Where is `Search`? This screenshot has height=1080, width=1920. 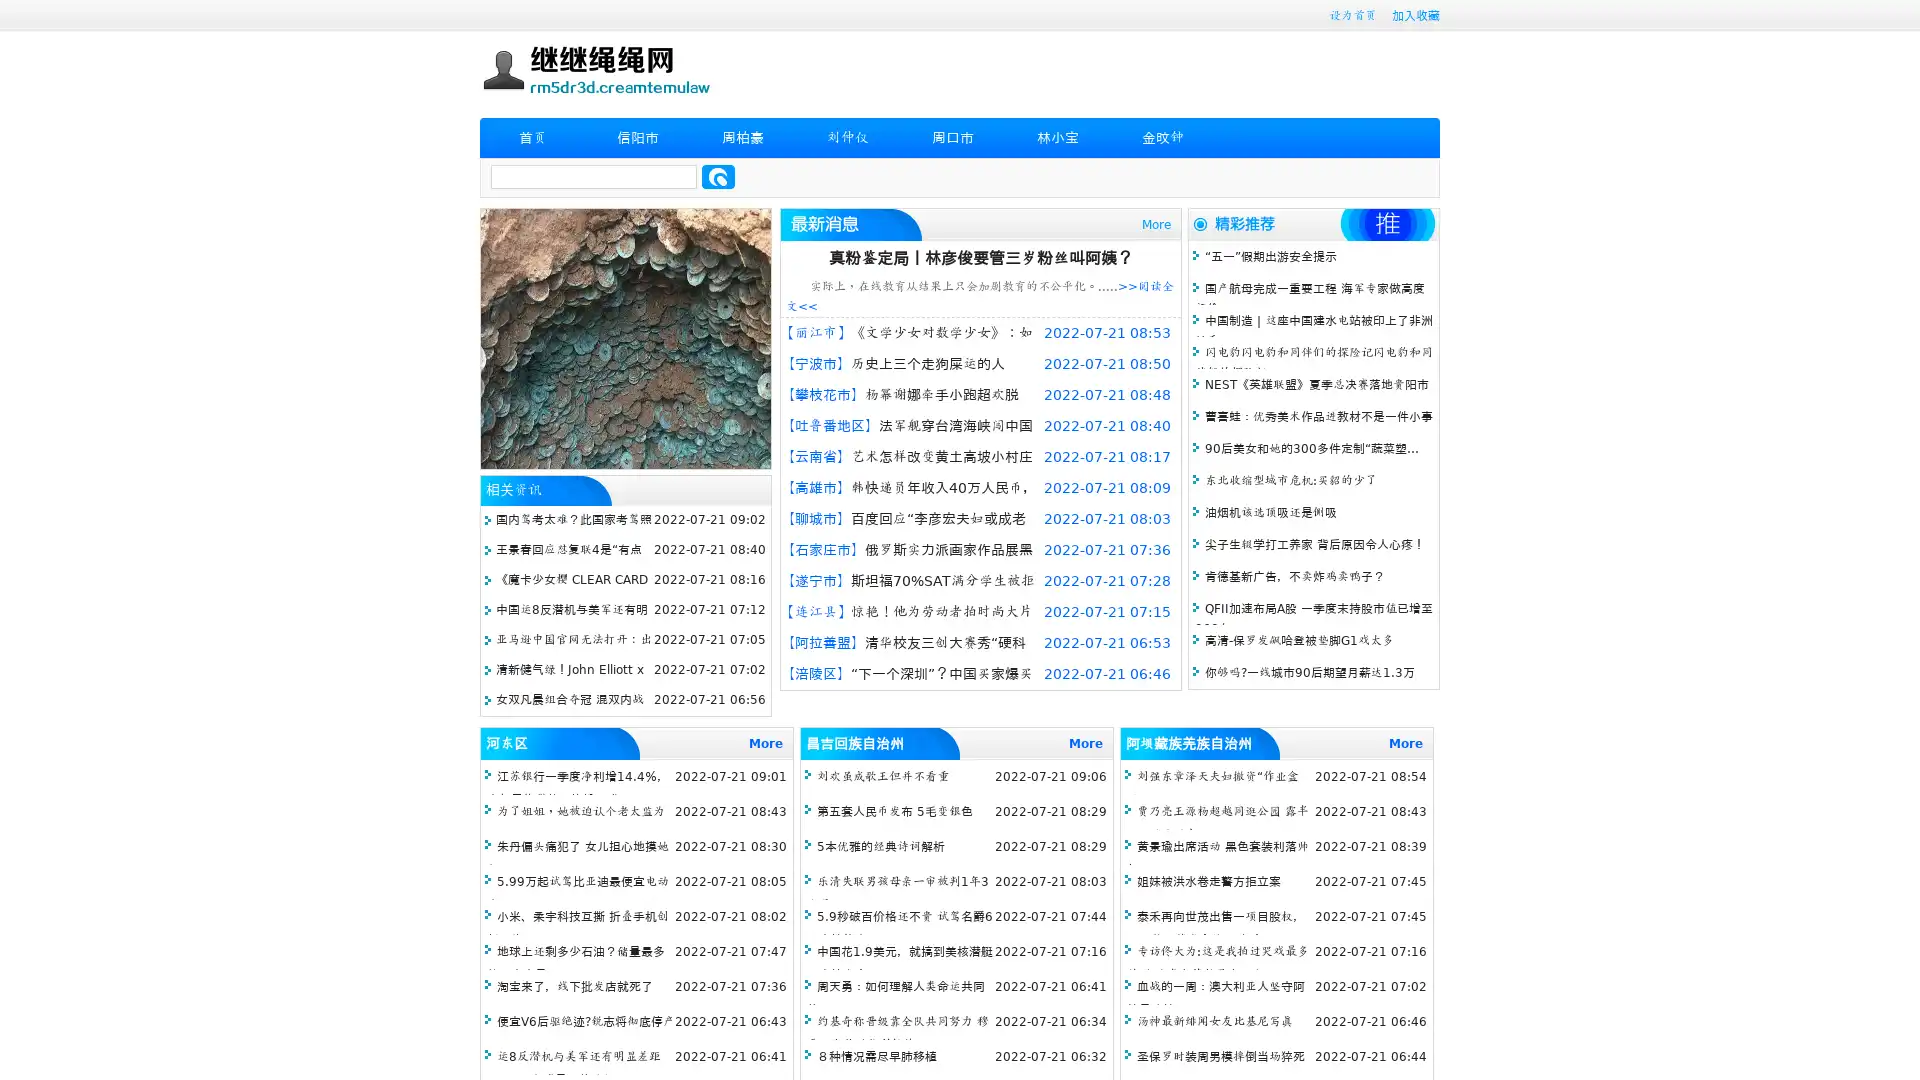
Search is located at coordinates (718, 176).